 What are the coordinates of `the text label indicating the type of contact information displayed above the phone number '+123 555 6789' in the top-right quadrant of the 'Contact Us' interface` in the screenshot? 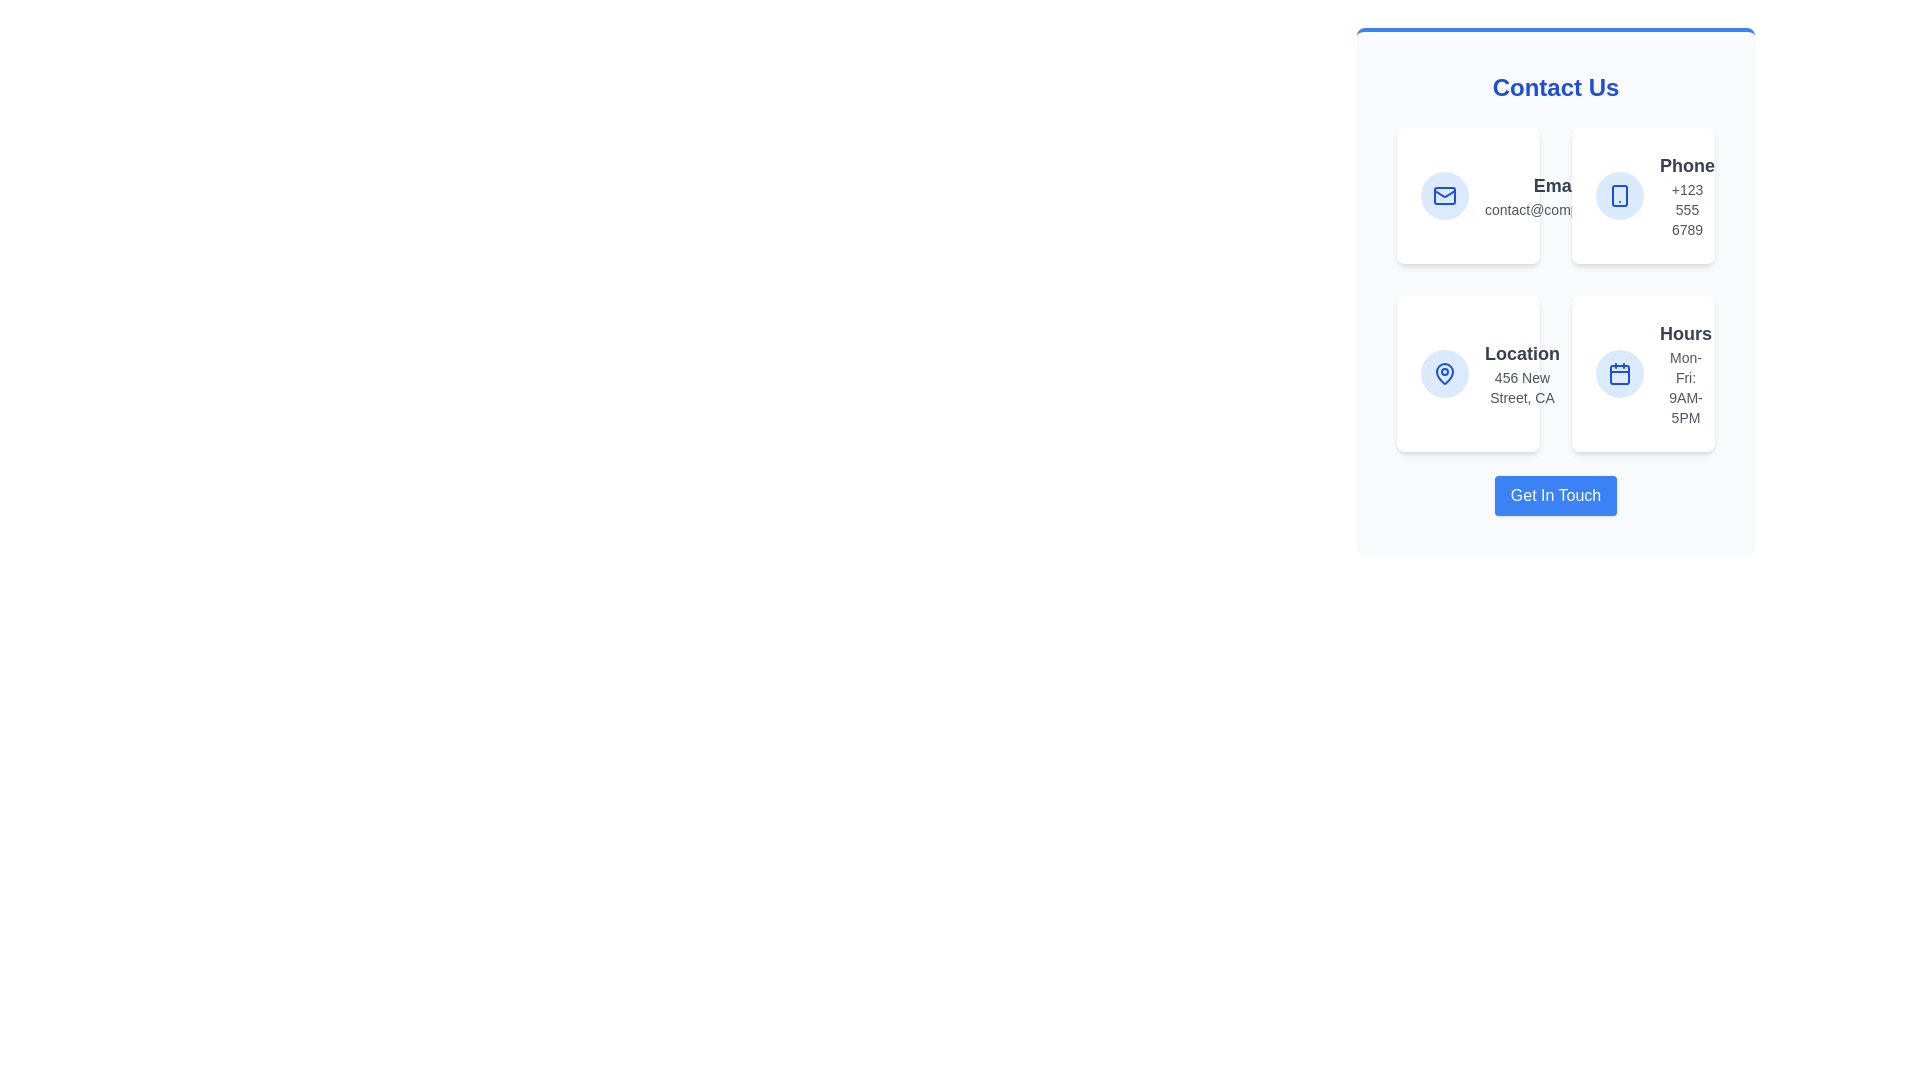 It's located at (1686, 164).